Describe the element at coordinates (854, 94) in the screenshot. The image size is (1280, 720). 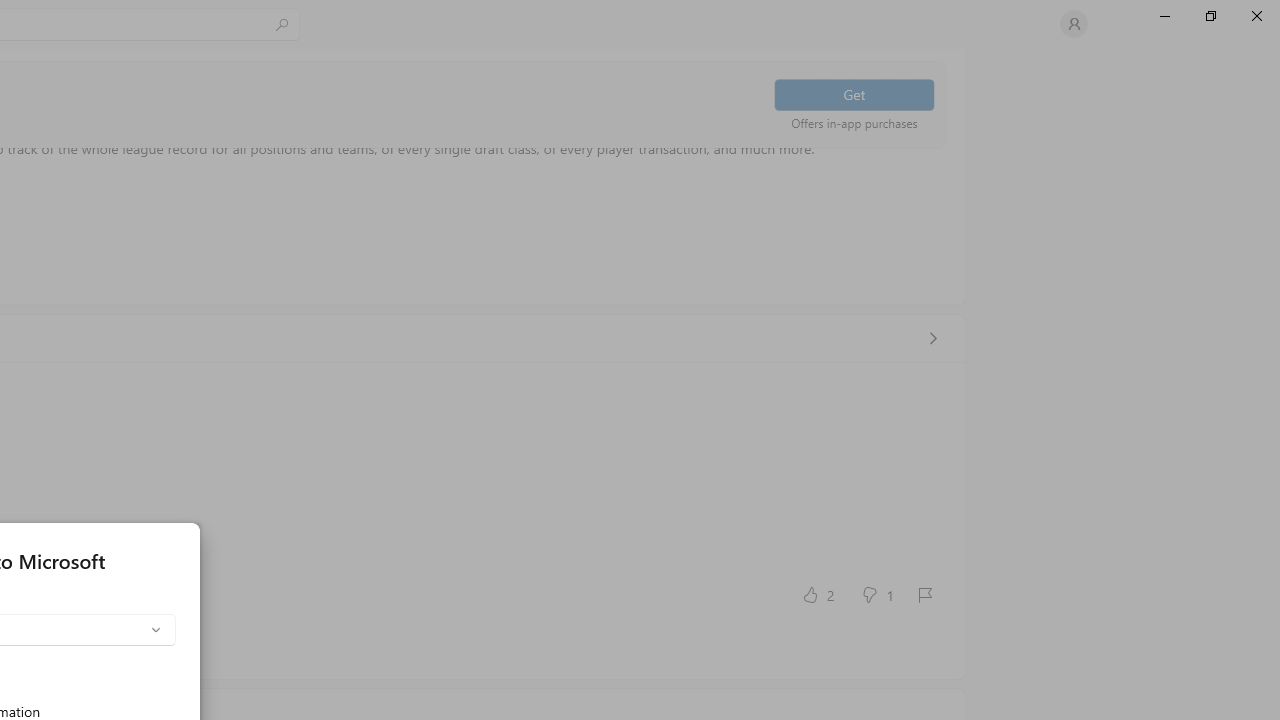
I see `'Get'` at that location.